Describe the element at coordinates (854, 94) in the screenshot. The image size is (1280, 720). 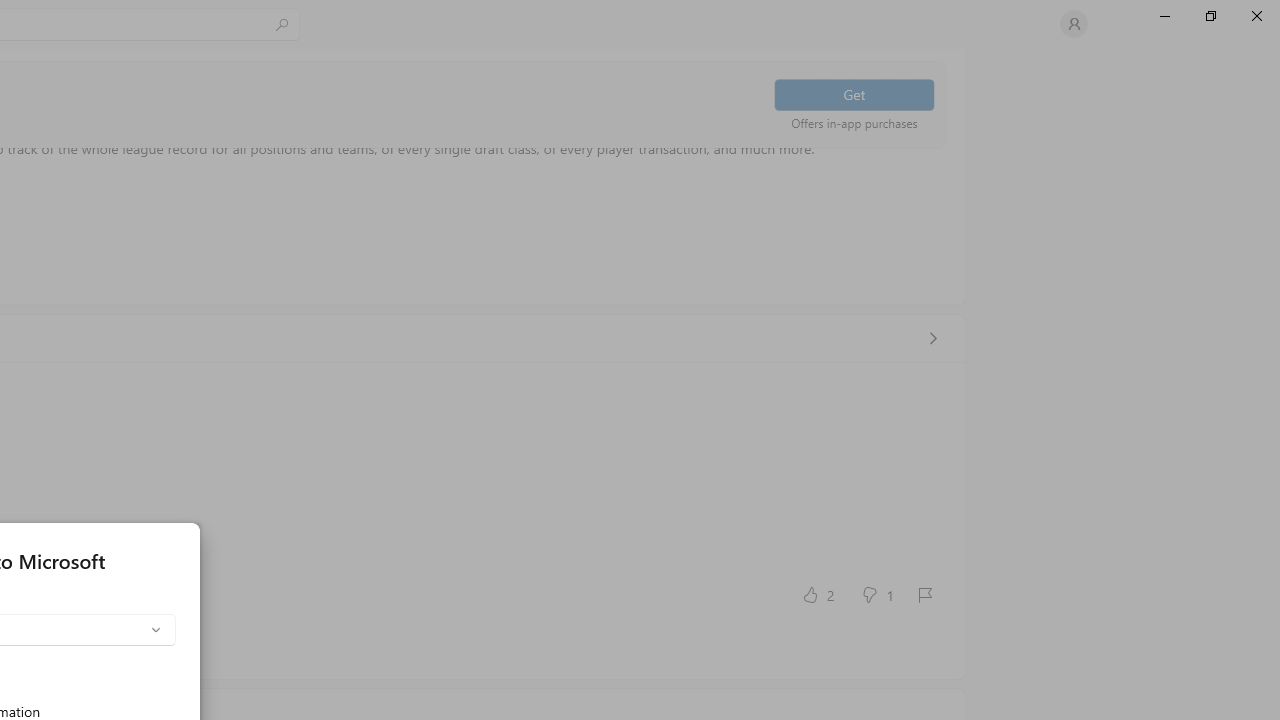
I see `'Get'` at that location.